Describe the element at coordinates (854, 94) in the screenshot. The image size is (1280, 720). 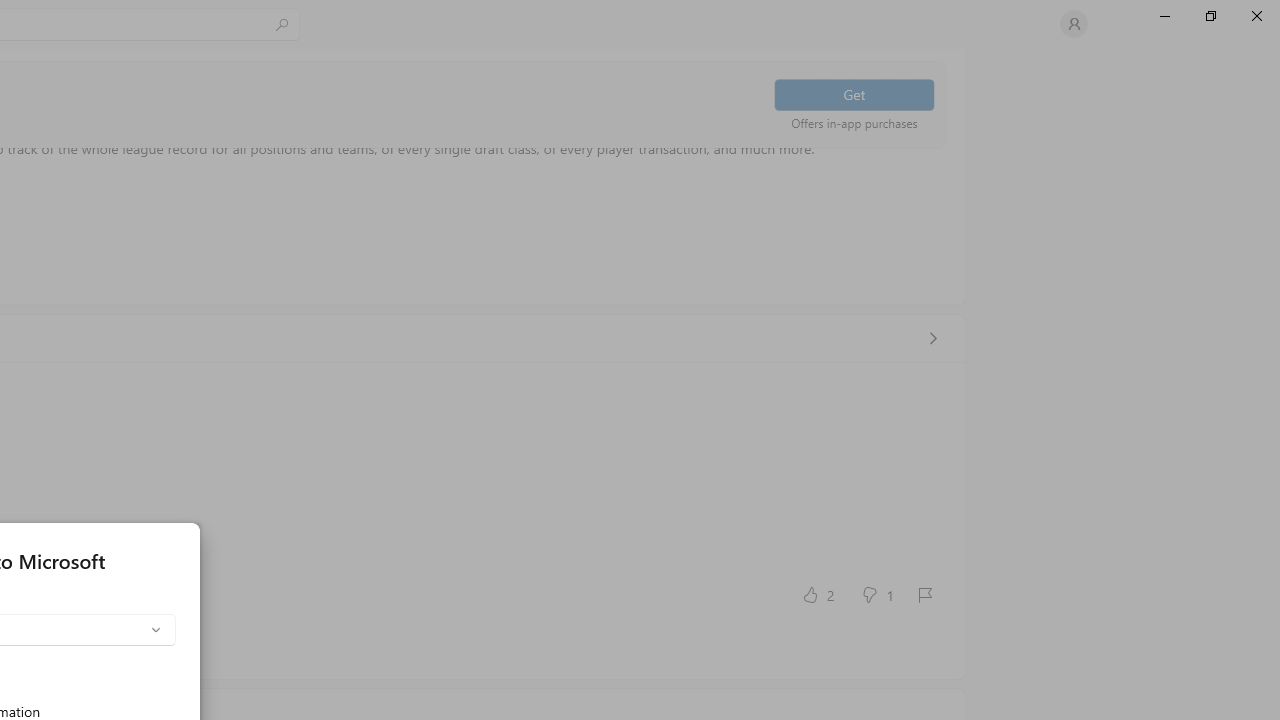
I see `'Get'` at that location.